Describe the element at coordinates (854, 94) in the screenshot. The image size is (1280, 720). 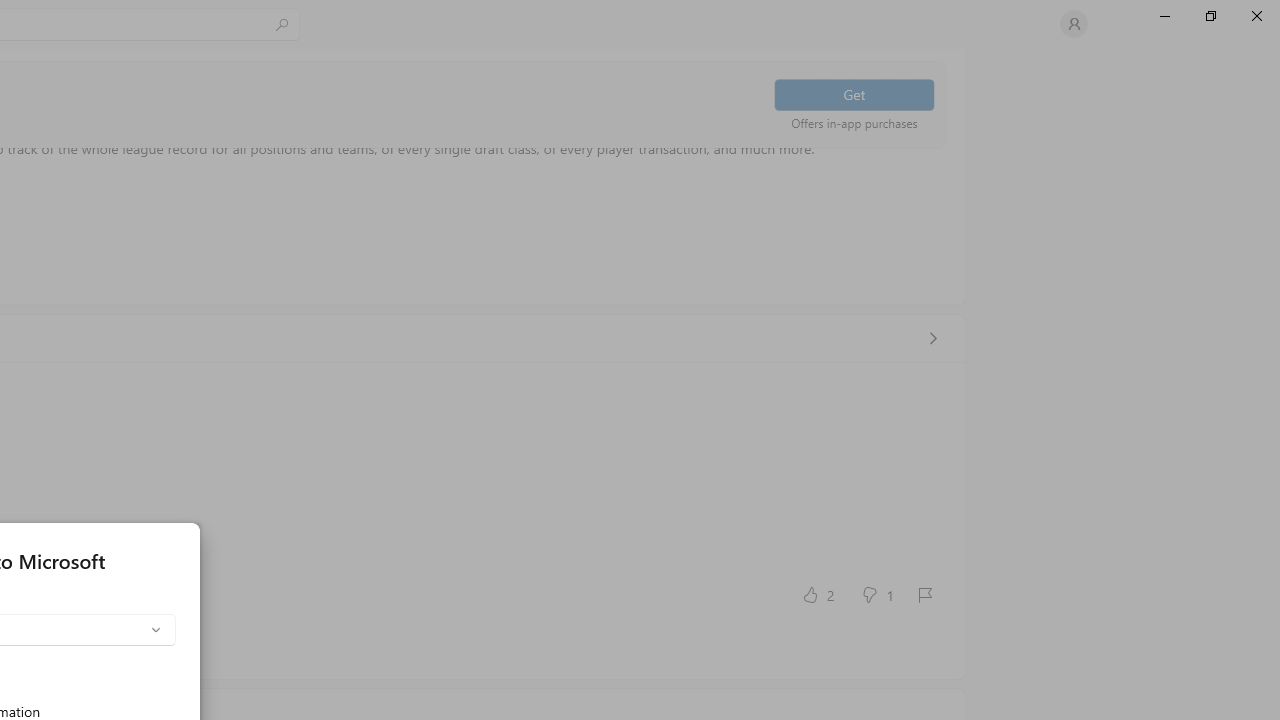
I see `'Get'` at that location.